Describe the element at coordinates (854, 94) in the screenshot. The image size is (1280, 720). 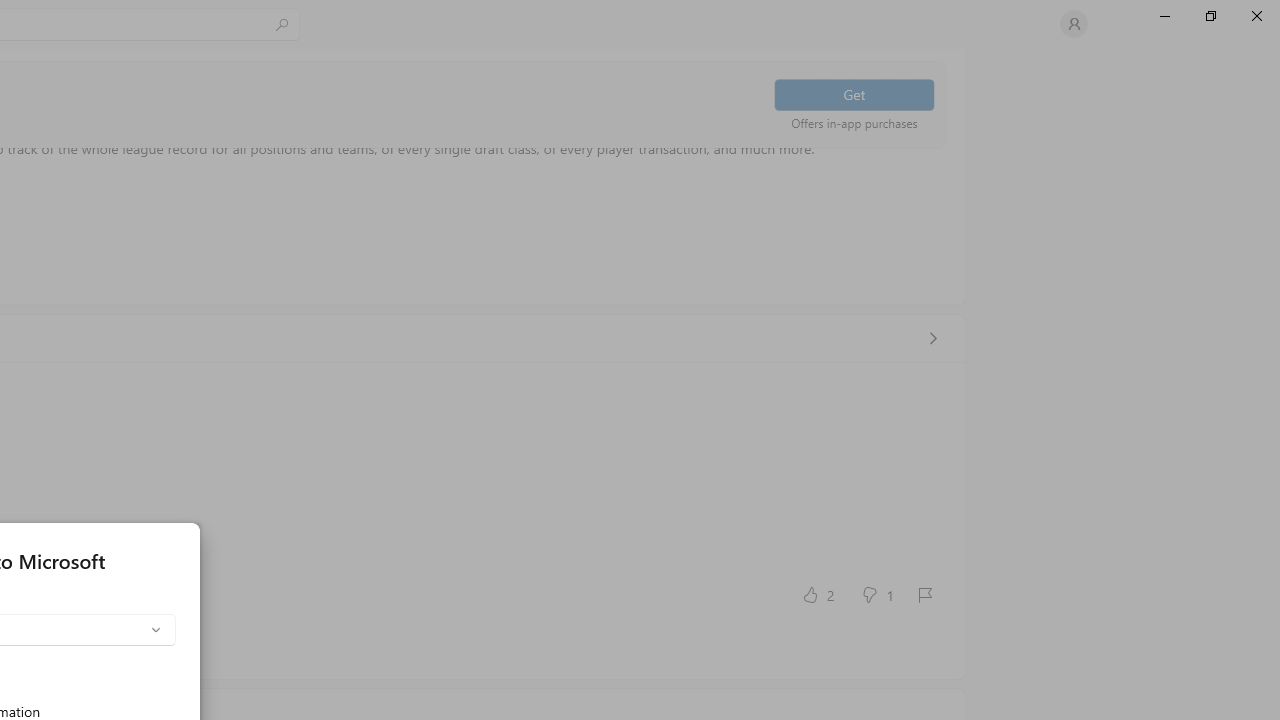
I see `'Get'` at that location.